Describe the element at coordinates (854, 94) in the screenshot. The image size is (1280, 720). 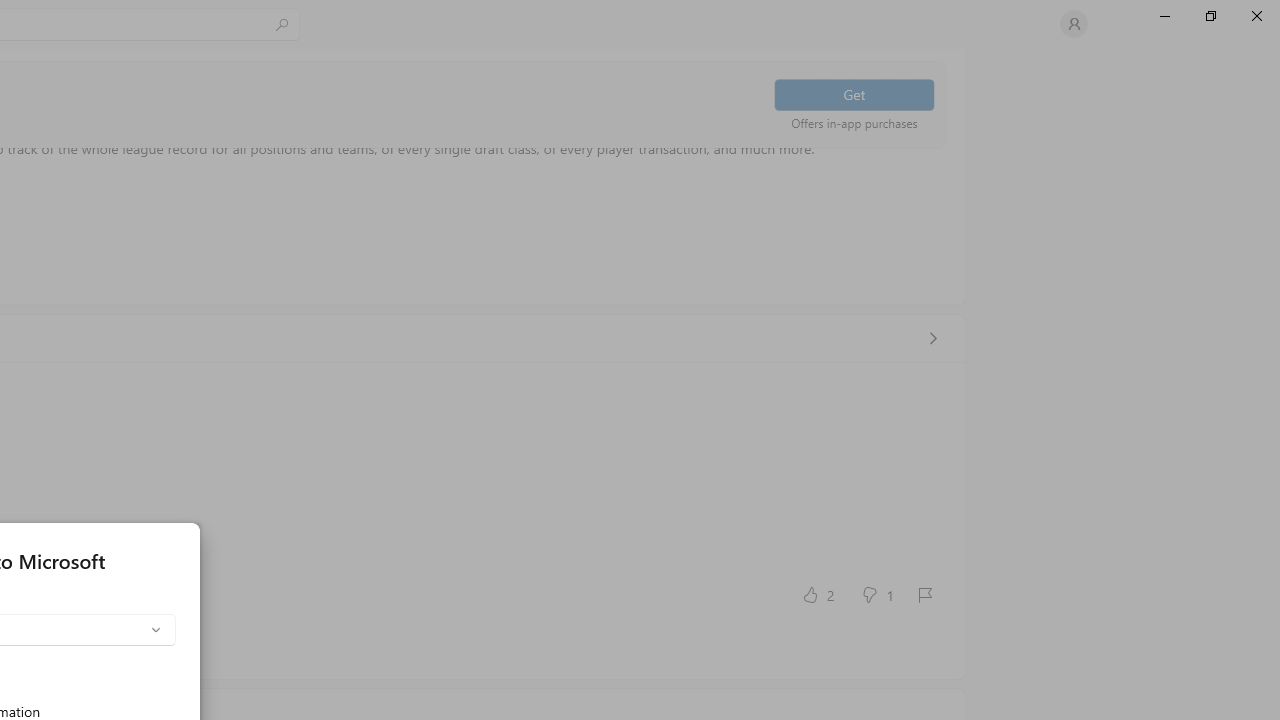
I see `'Get'` at that location.